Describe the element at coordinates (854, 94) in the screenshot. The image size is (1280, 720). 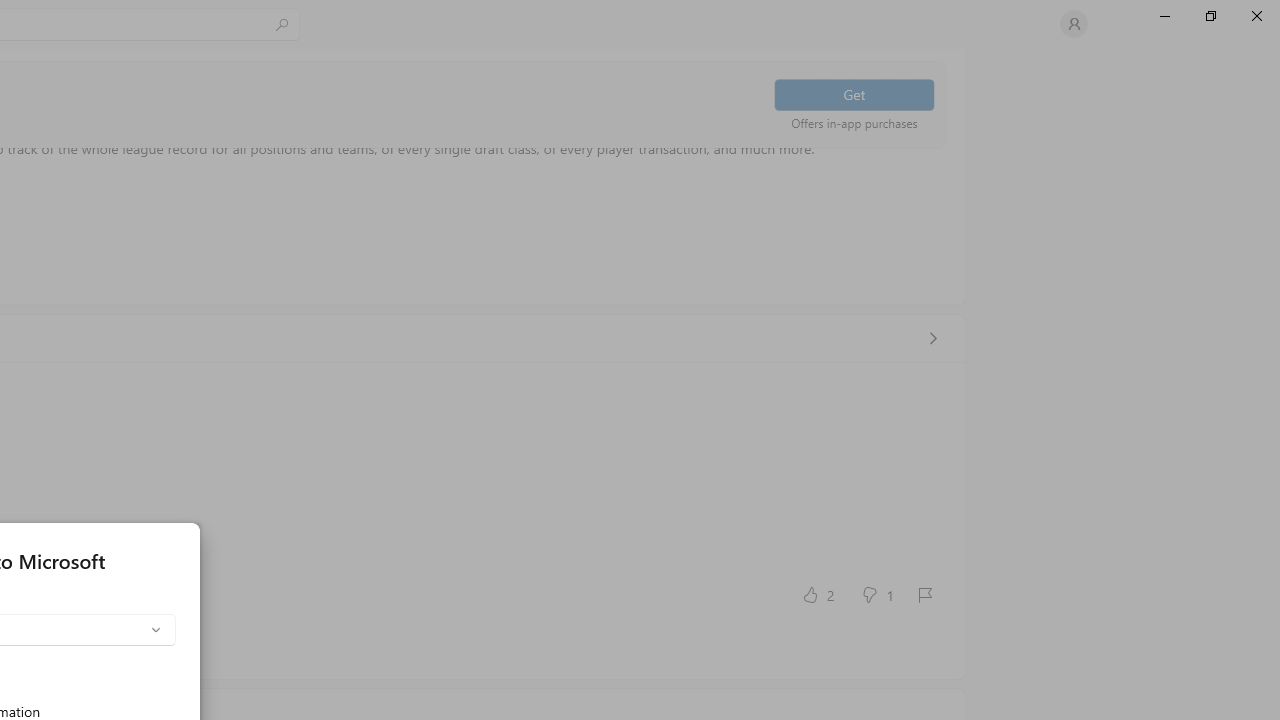
I see `'Get'` at that location.